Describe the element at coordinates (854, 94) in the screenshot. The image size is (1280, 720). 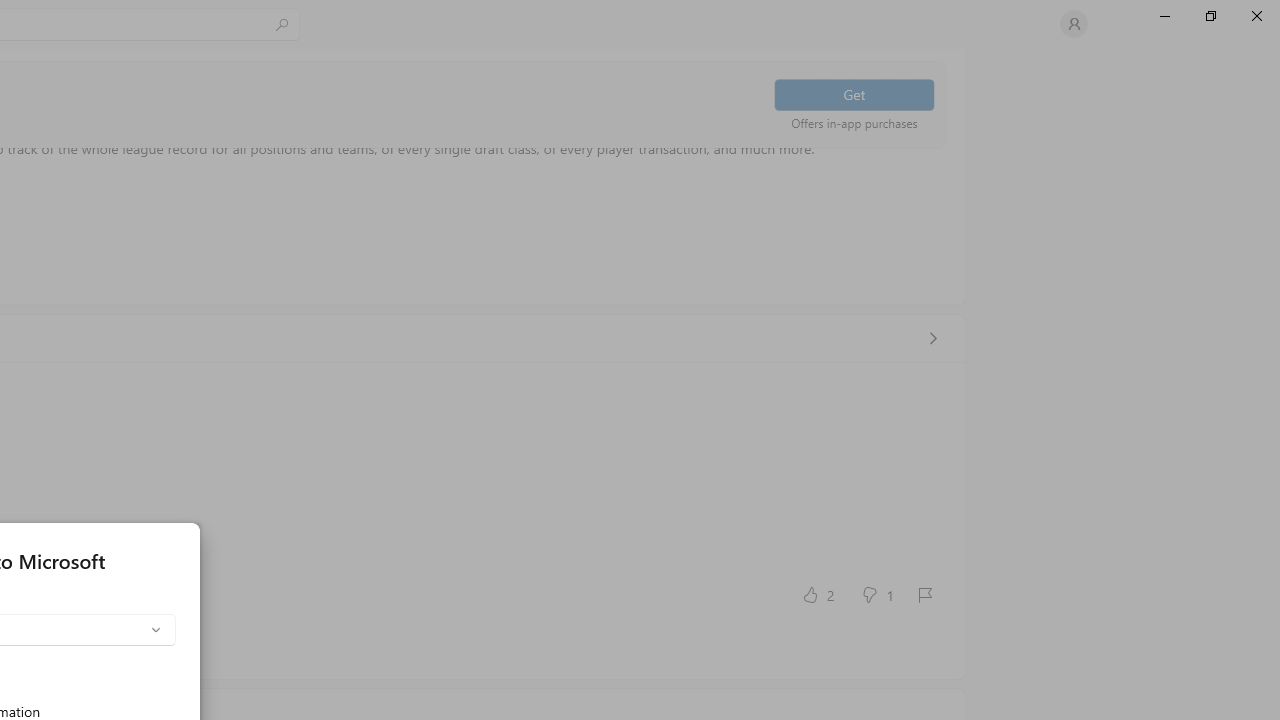
I see `'Get'` at that location.